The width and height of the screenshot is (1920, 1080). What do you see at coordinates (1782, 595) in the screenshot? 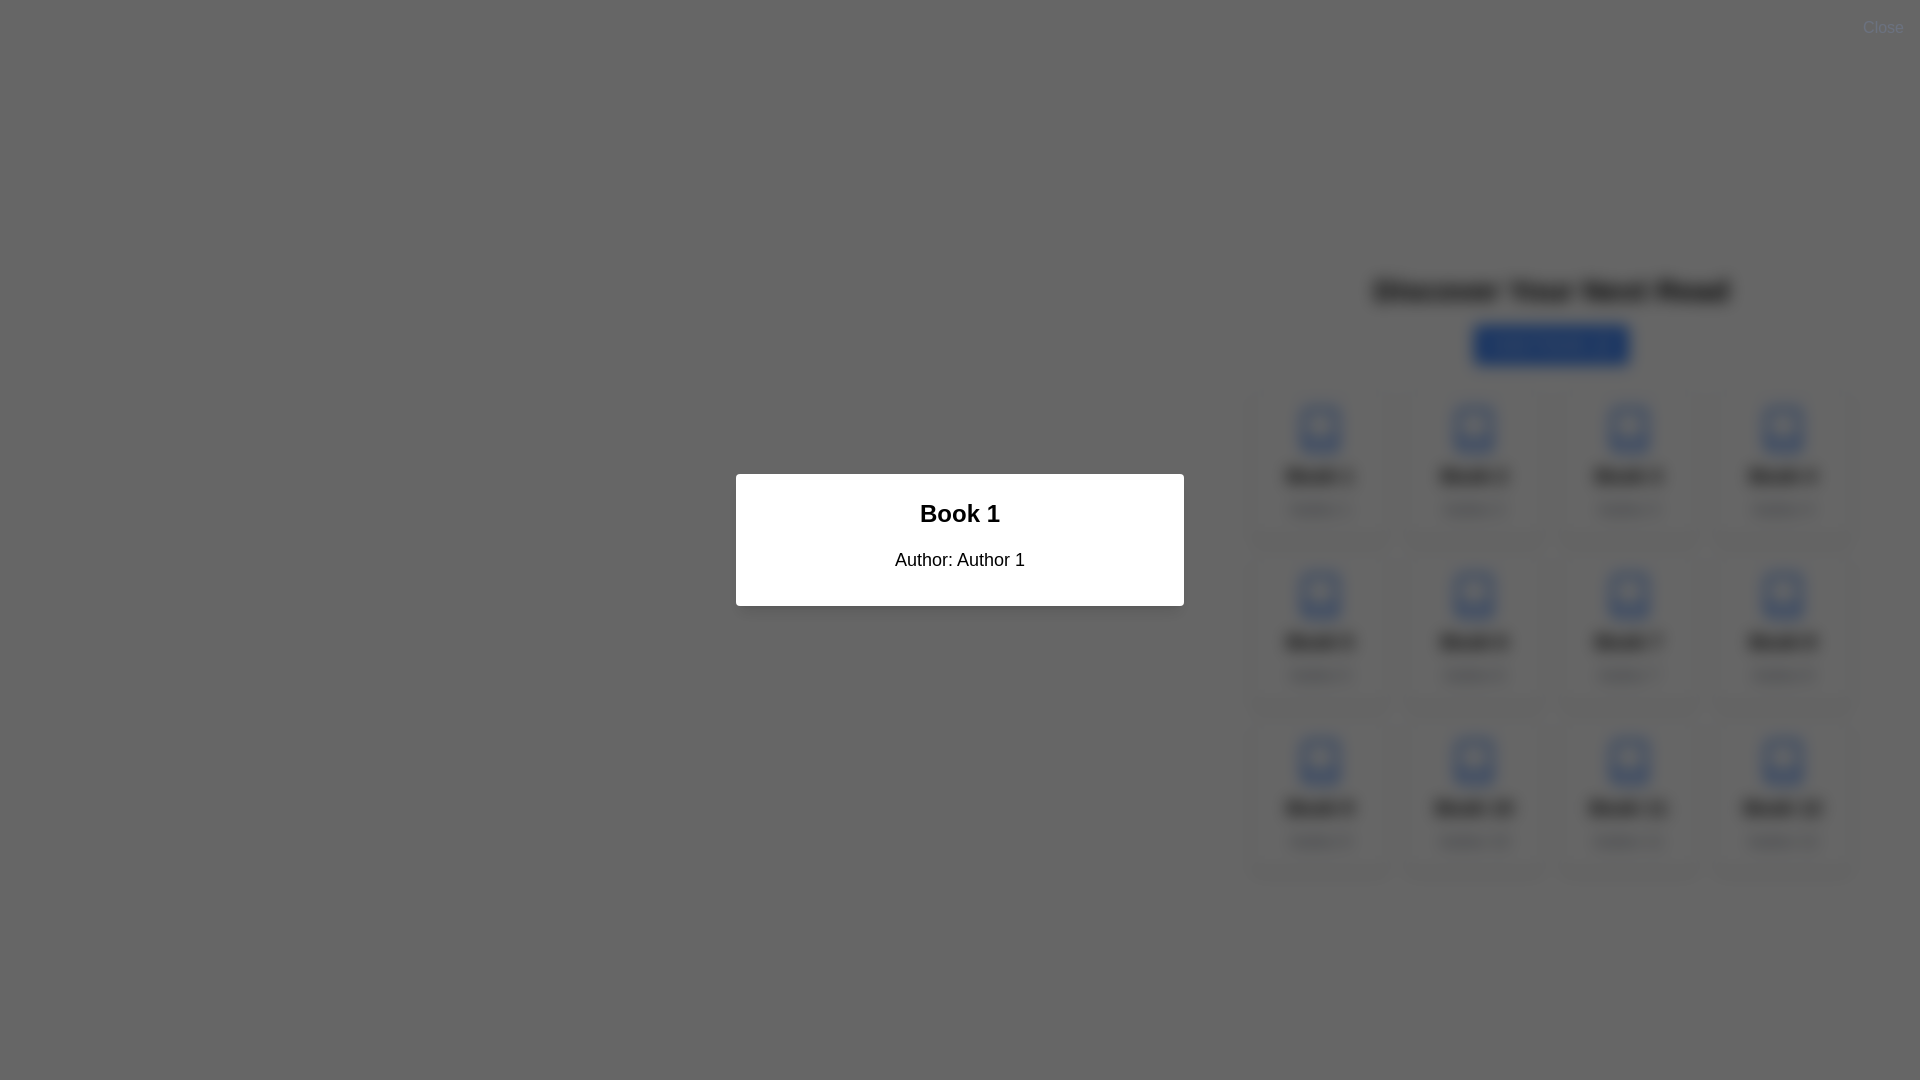
I see `the book icon located in the fourth position of the second row in a 4x3 grid layout` at bounding box center [1782, 595].